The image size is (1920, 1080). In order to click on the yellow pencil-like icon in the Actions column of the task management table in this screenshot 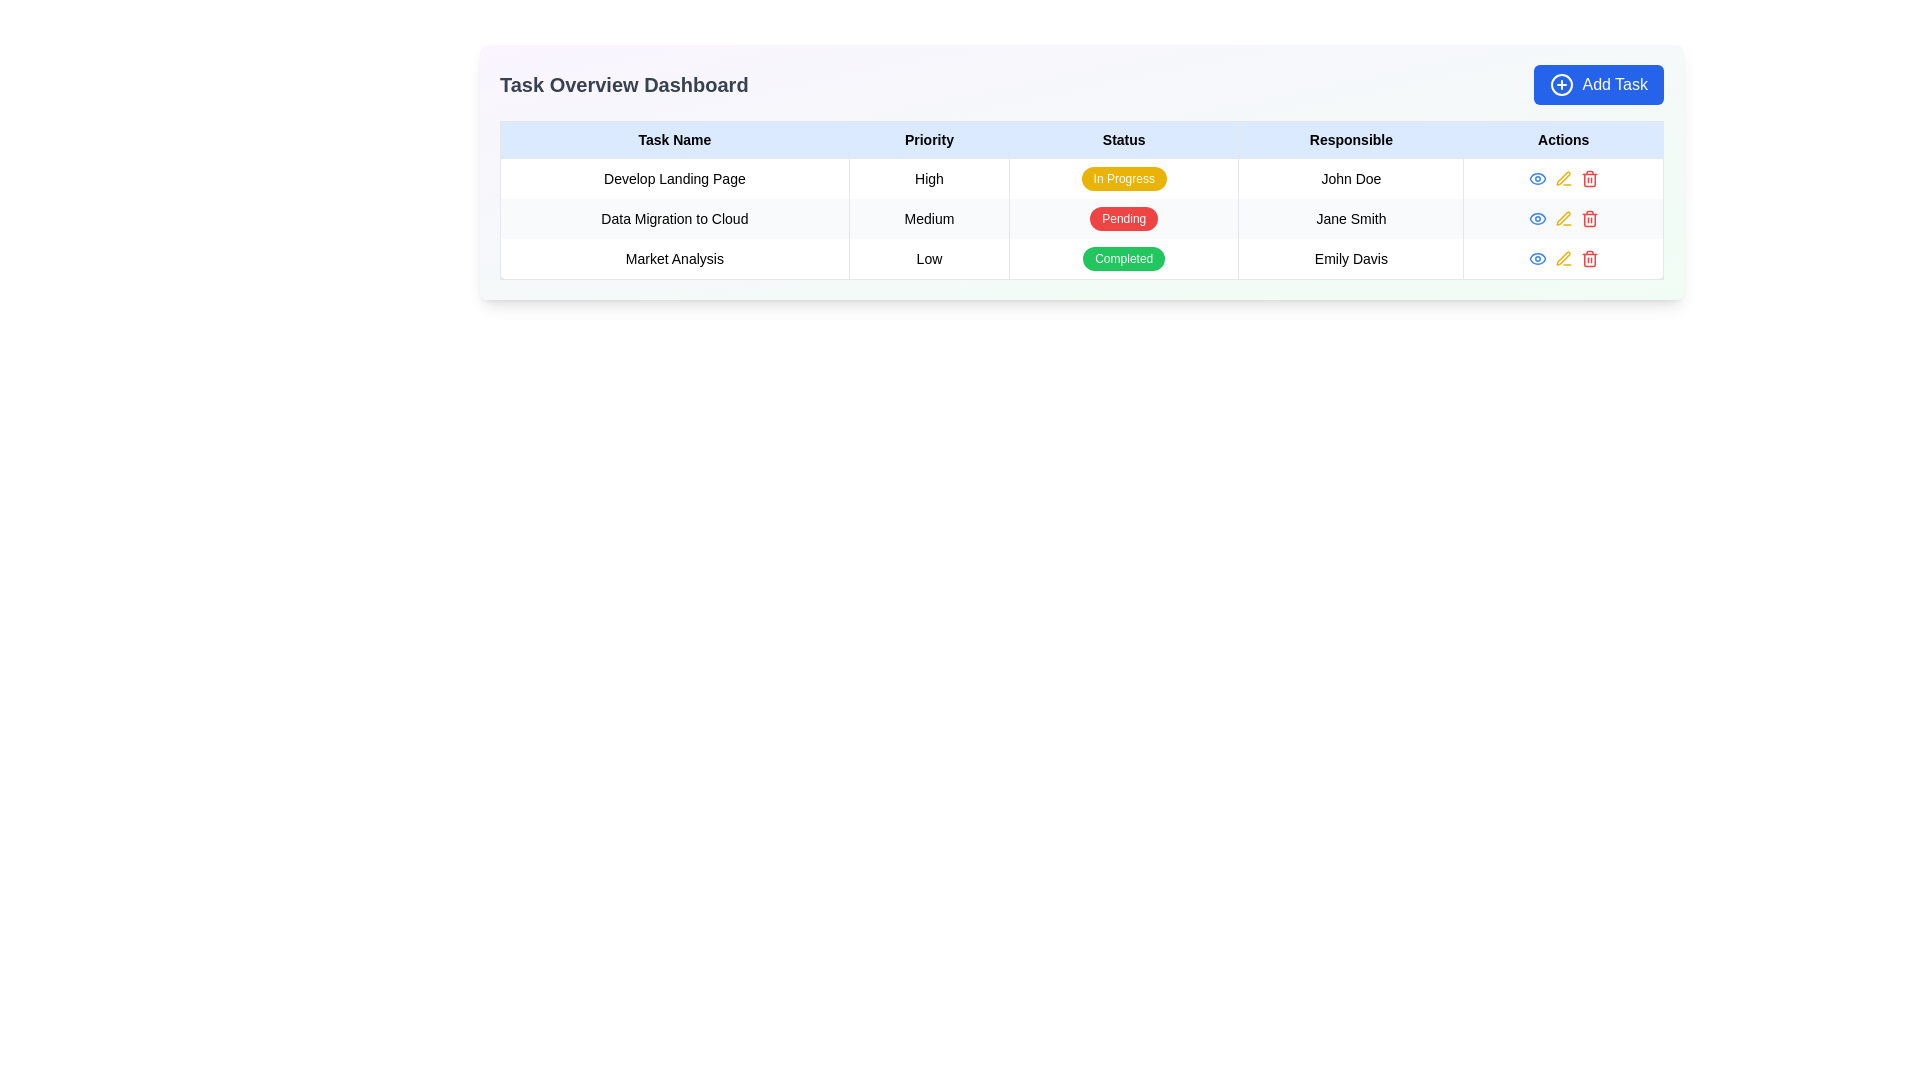, I will do `click(1562, 177)`.